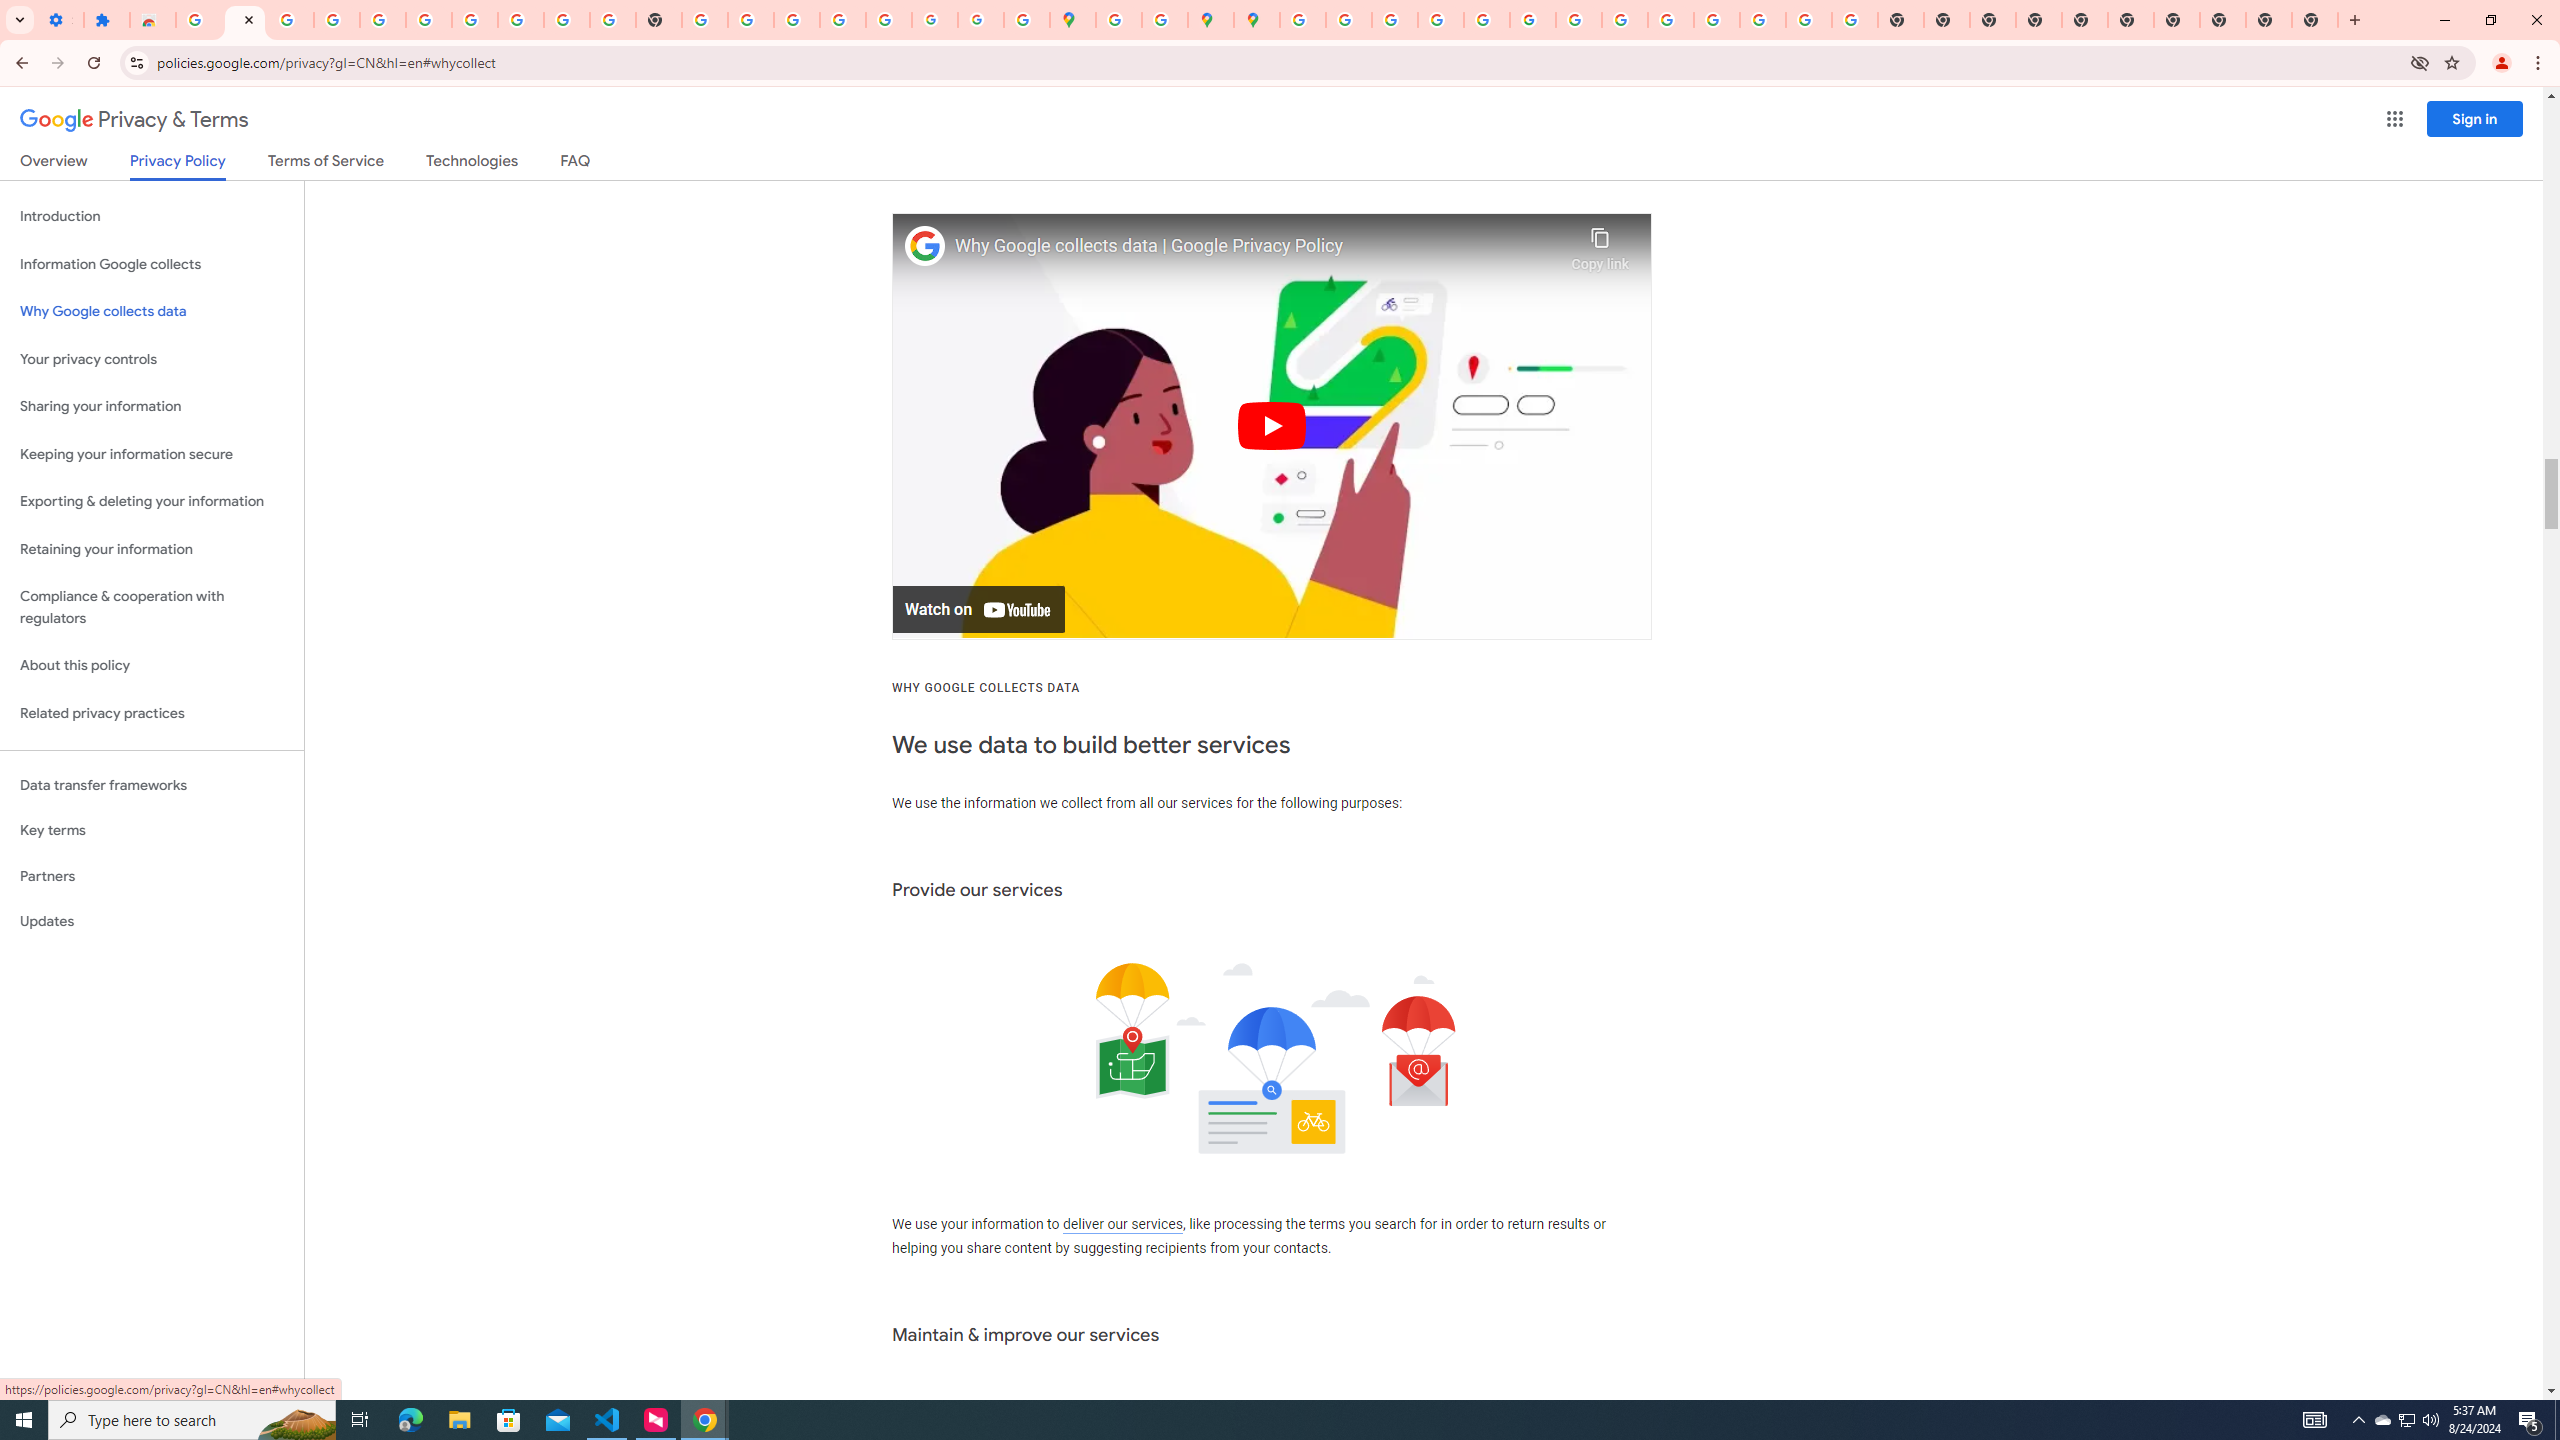  I want to click on 'Partners', so click(151, 876).